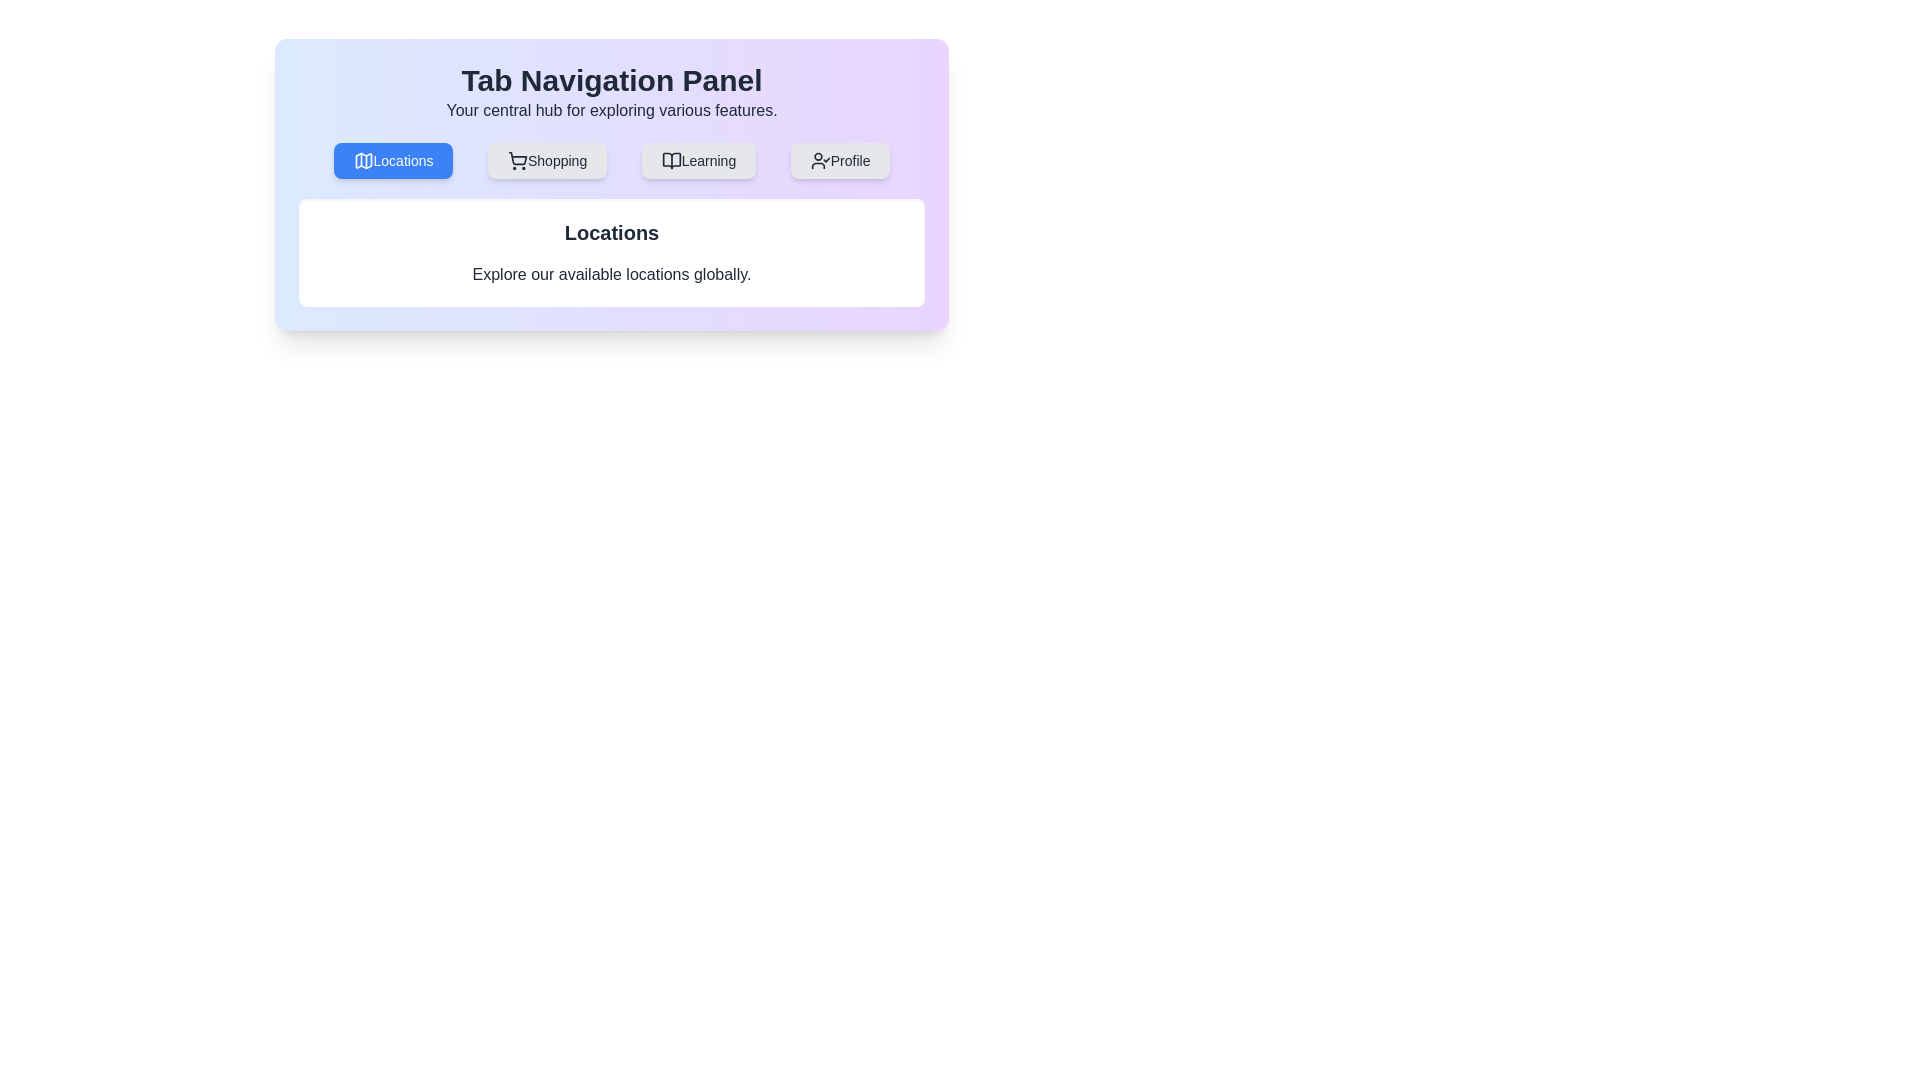 The width and height of the screenshot is (1920, 1080). Describe the element at coordinates (840, 160) in the screenshot. I see `the Profile tab by clicking on its button` at that location.